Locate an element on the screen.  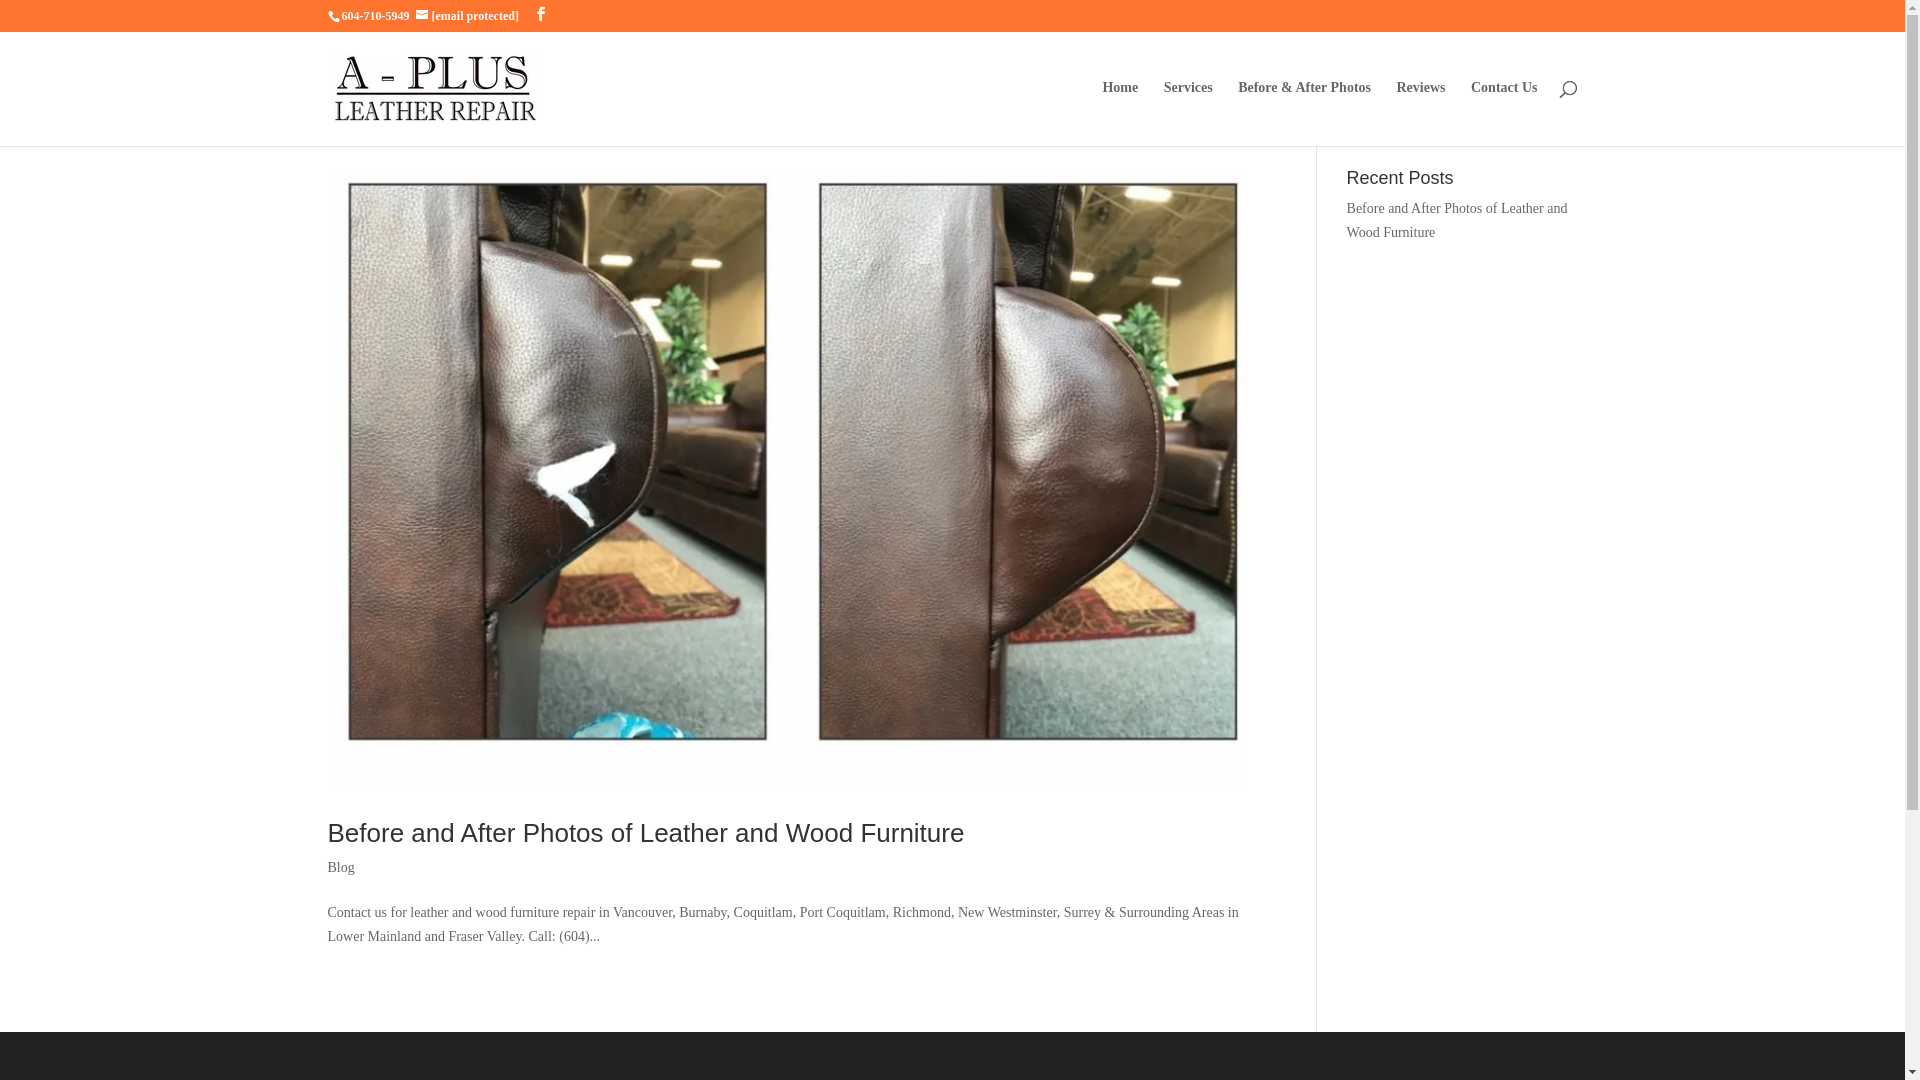
'Reviews' is located at coordinates (1419, 113).